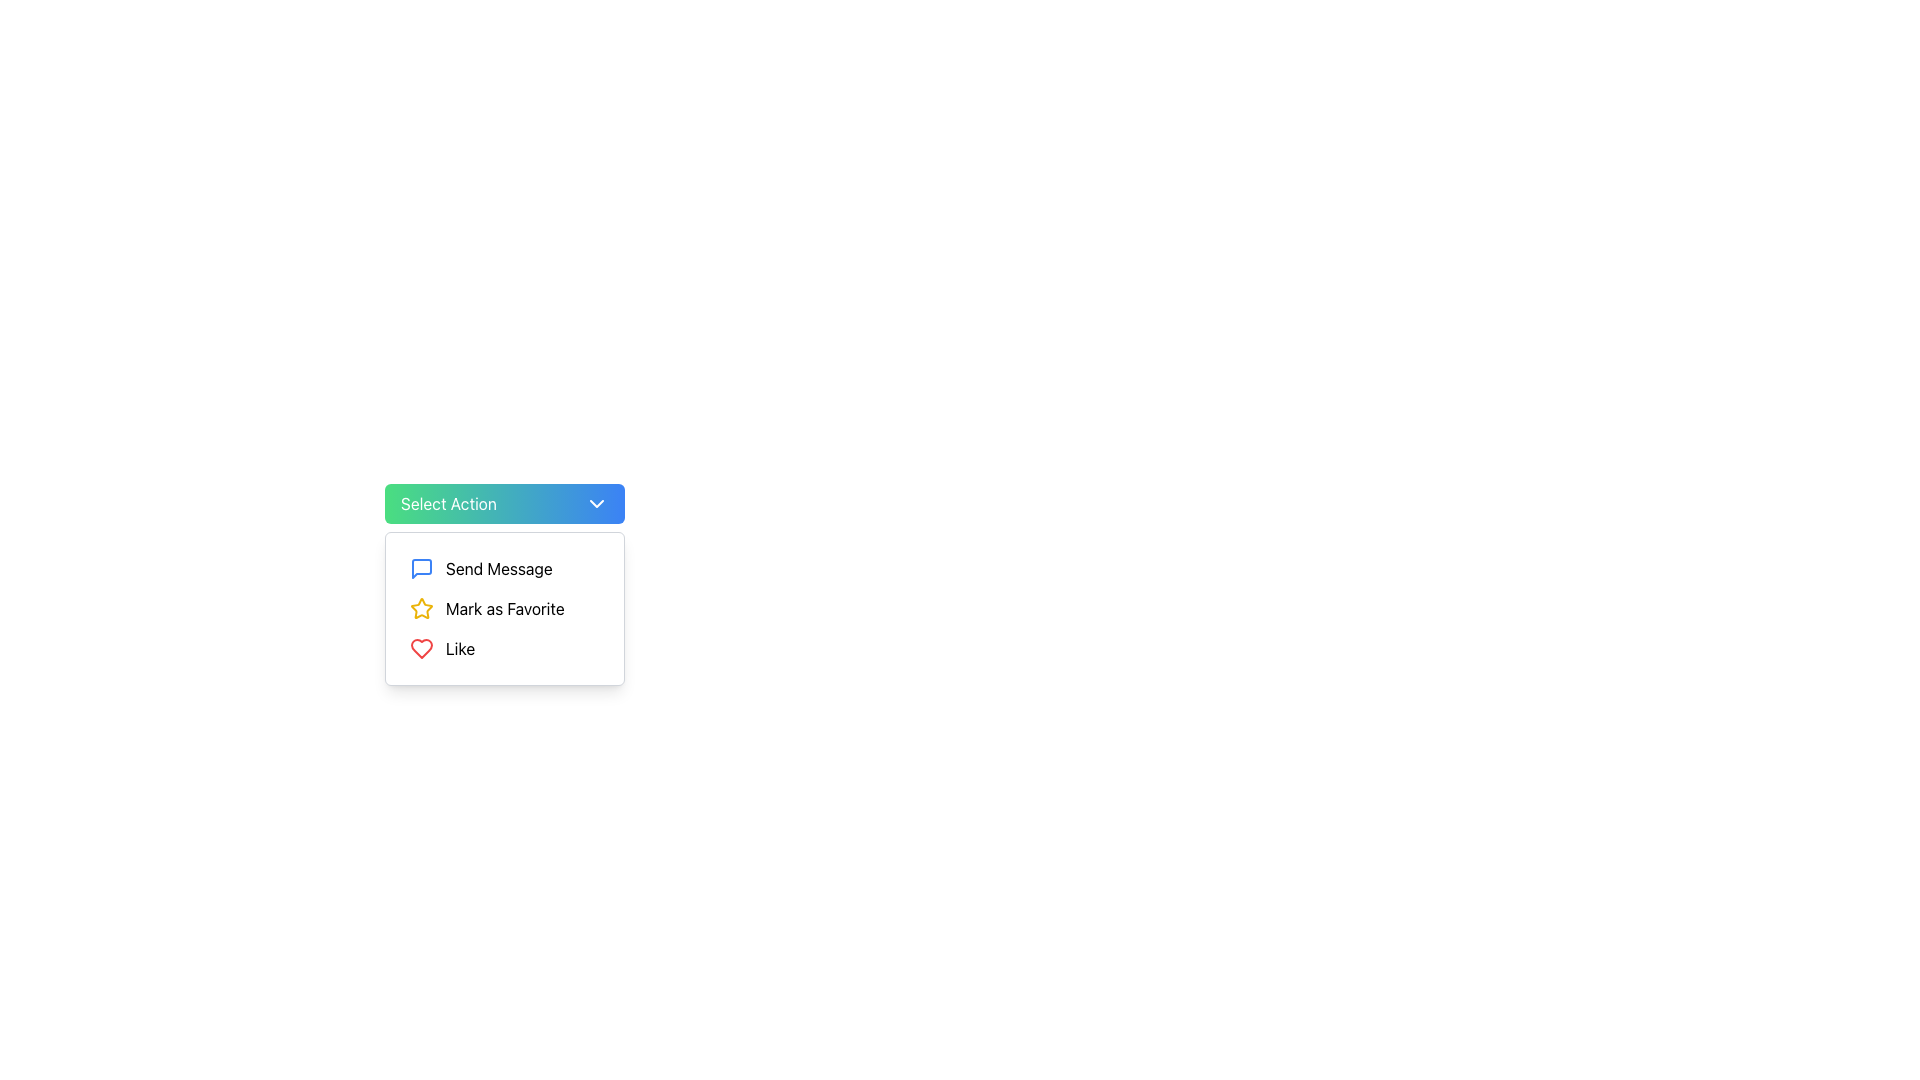  I want to click on the 'Favorite' text menu item, the second option, so click(505, 608).